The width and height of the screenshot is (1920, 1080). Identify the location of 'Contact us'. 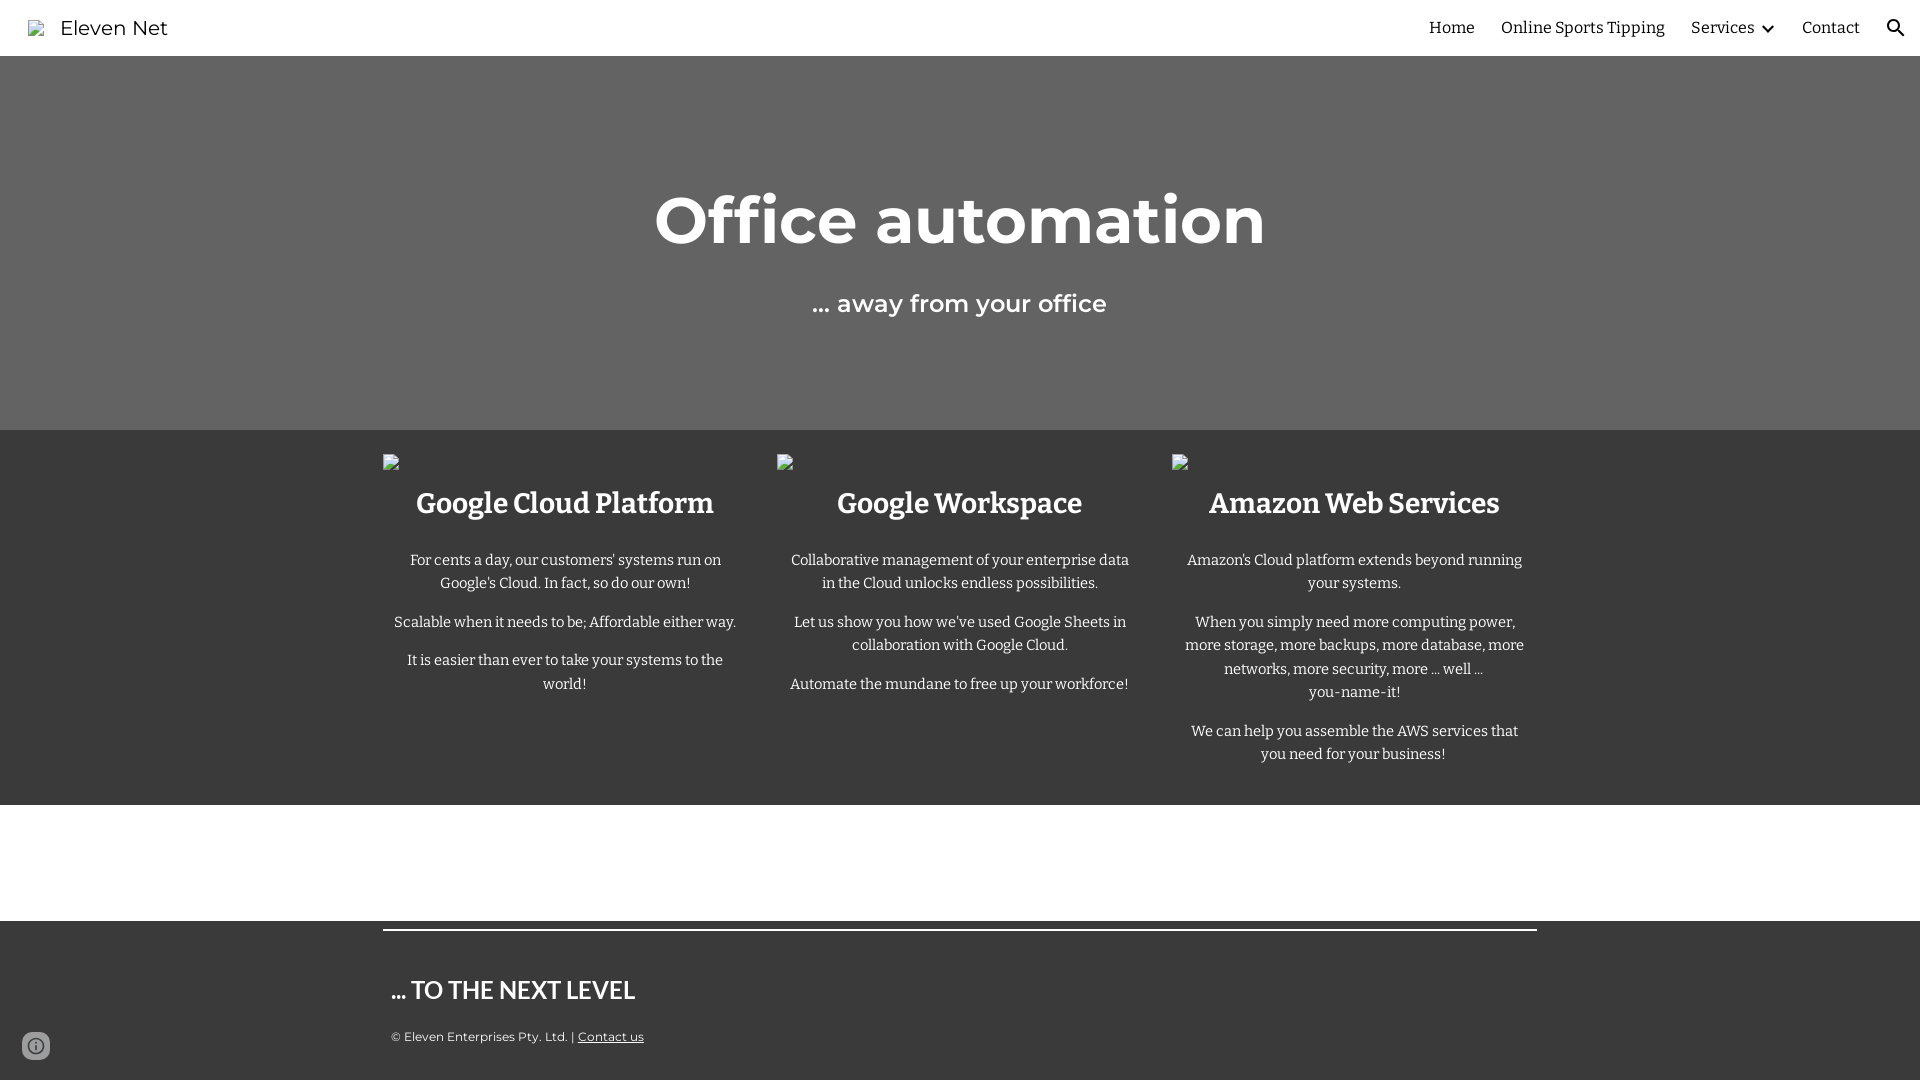
(609, 1035).